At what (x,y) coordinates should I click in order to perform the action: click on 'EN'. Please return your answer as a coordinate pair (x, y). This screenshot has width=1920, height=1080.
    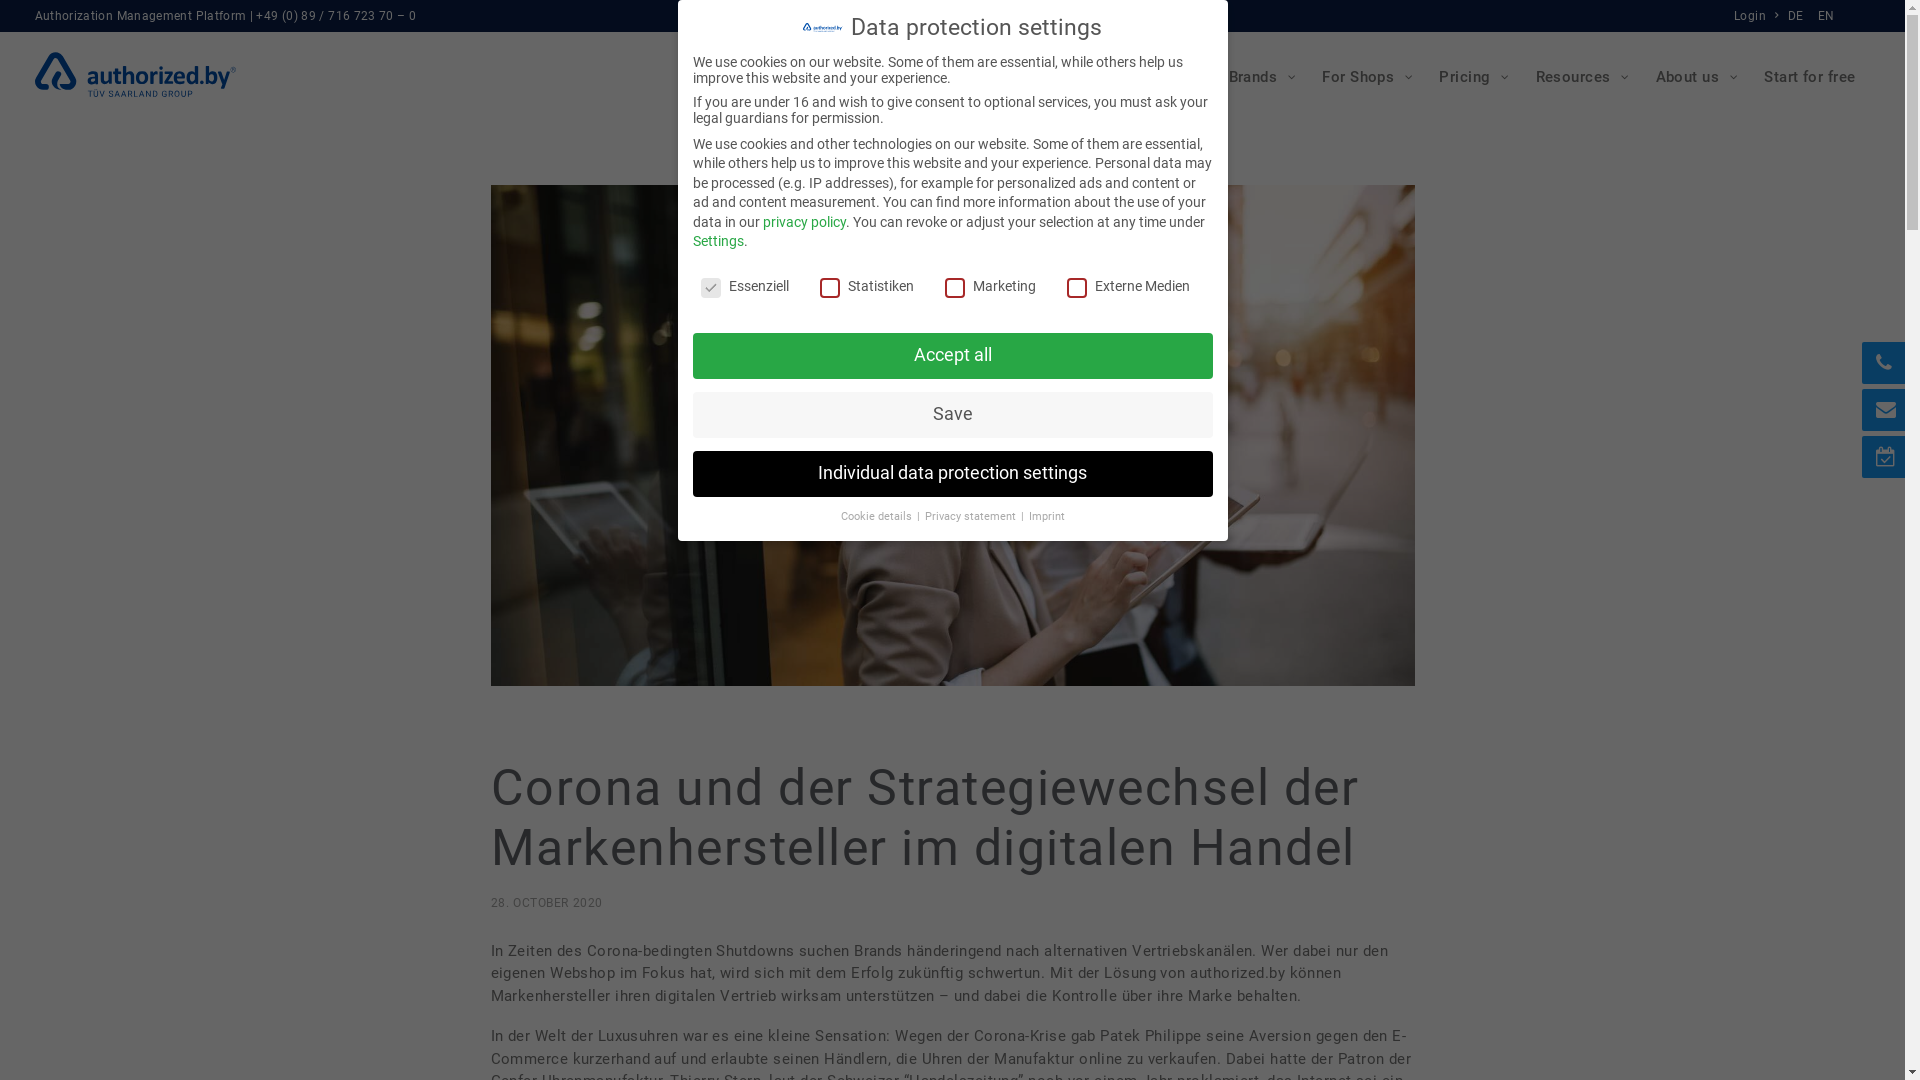
    Looking at the image, I should click on (1824, 15).